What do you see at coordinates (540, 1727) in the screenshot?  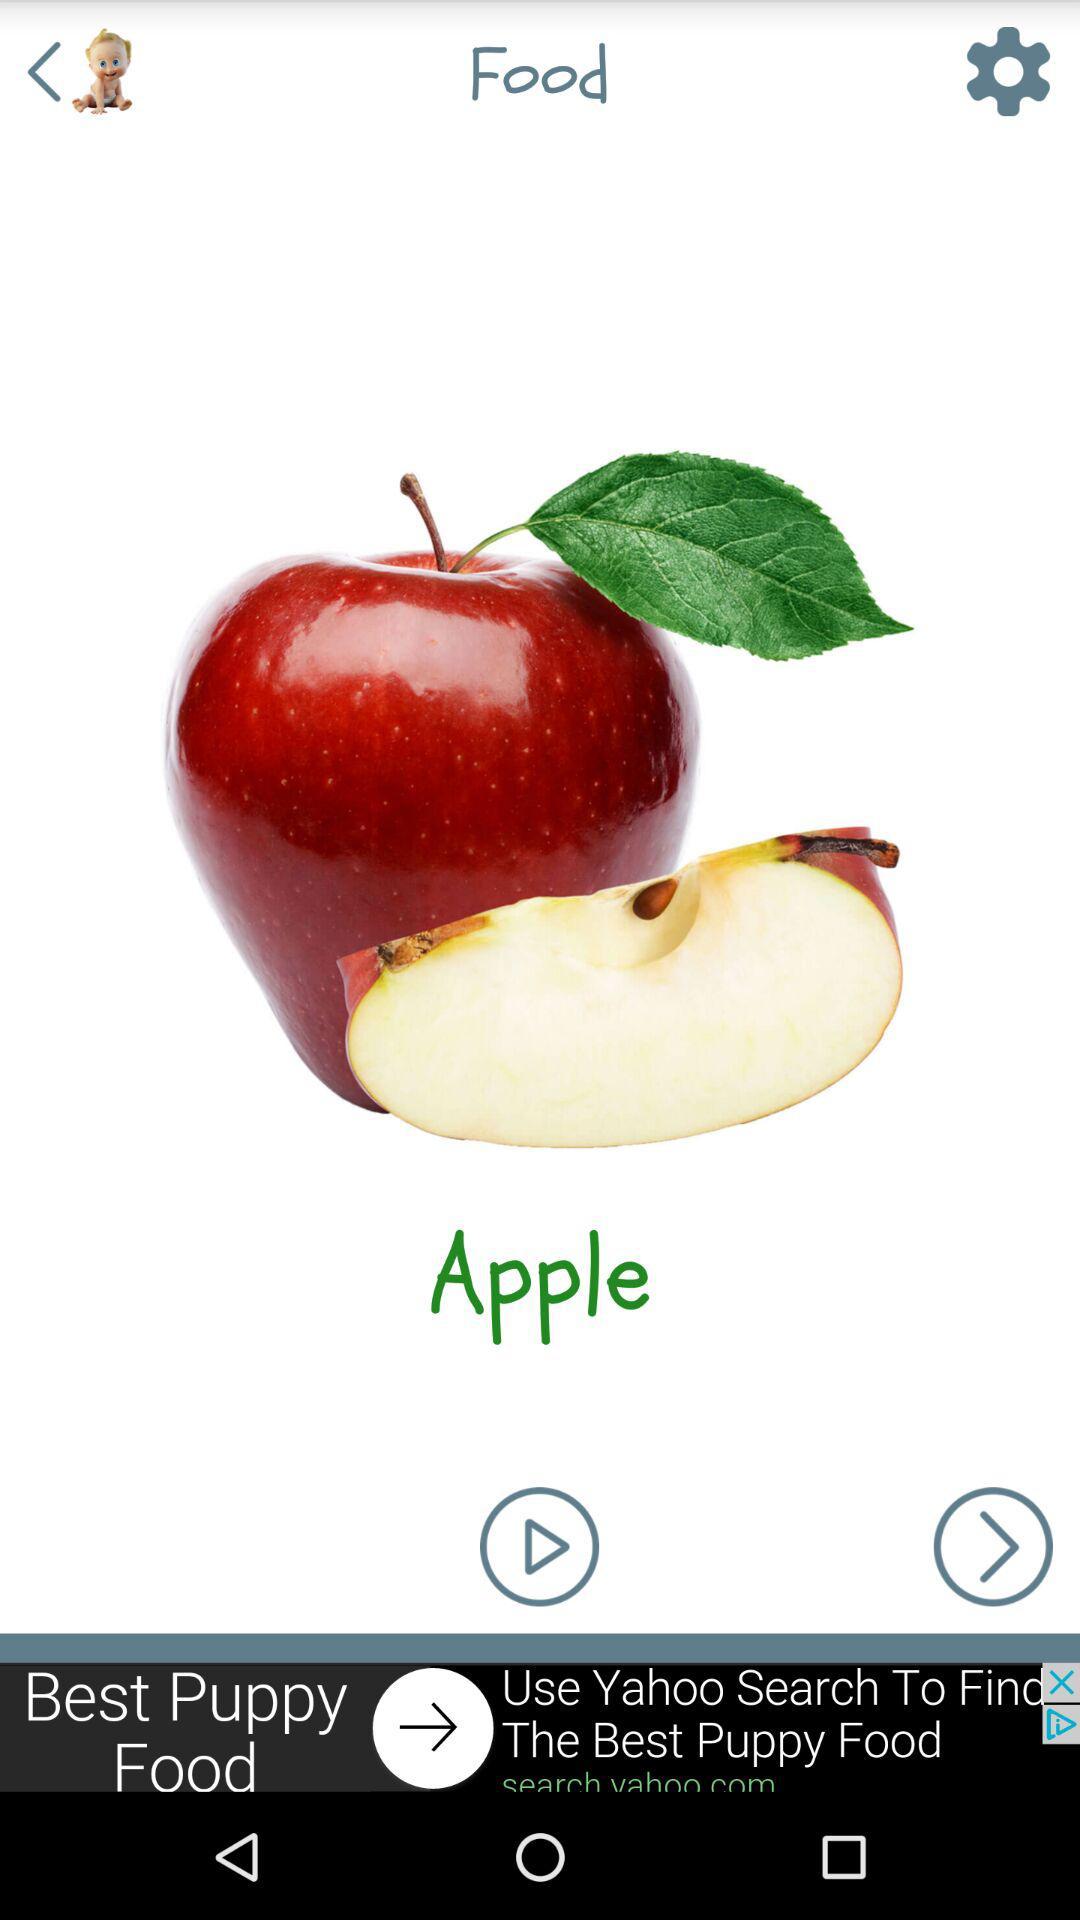 I see `next` at bounding box center [540, 1727].